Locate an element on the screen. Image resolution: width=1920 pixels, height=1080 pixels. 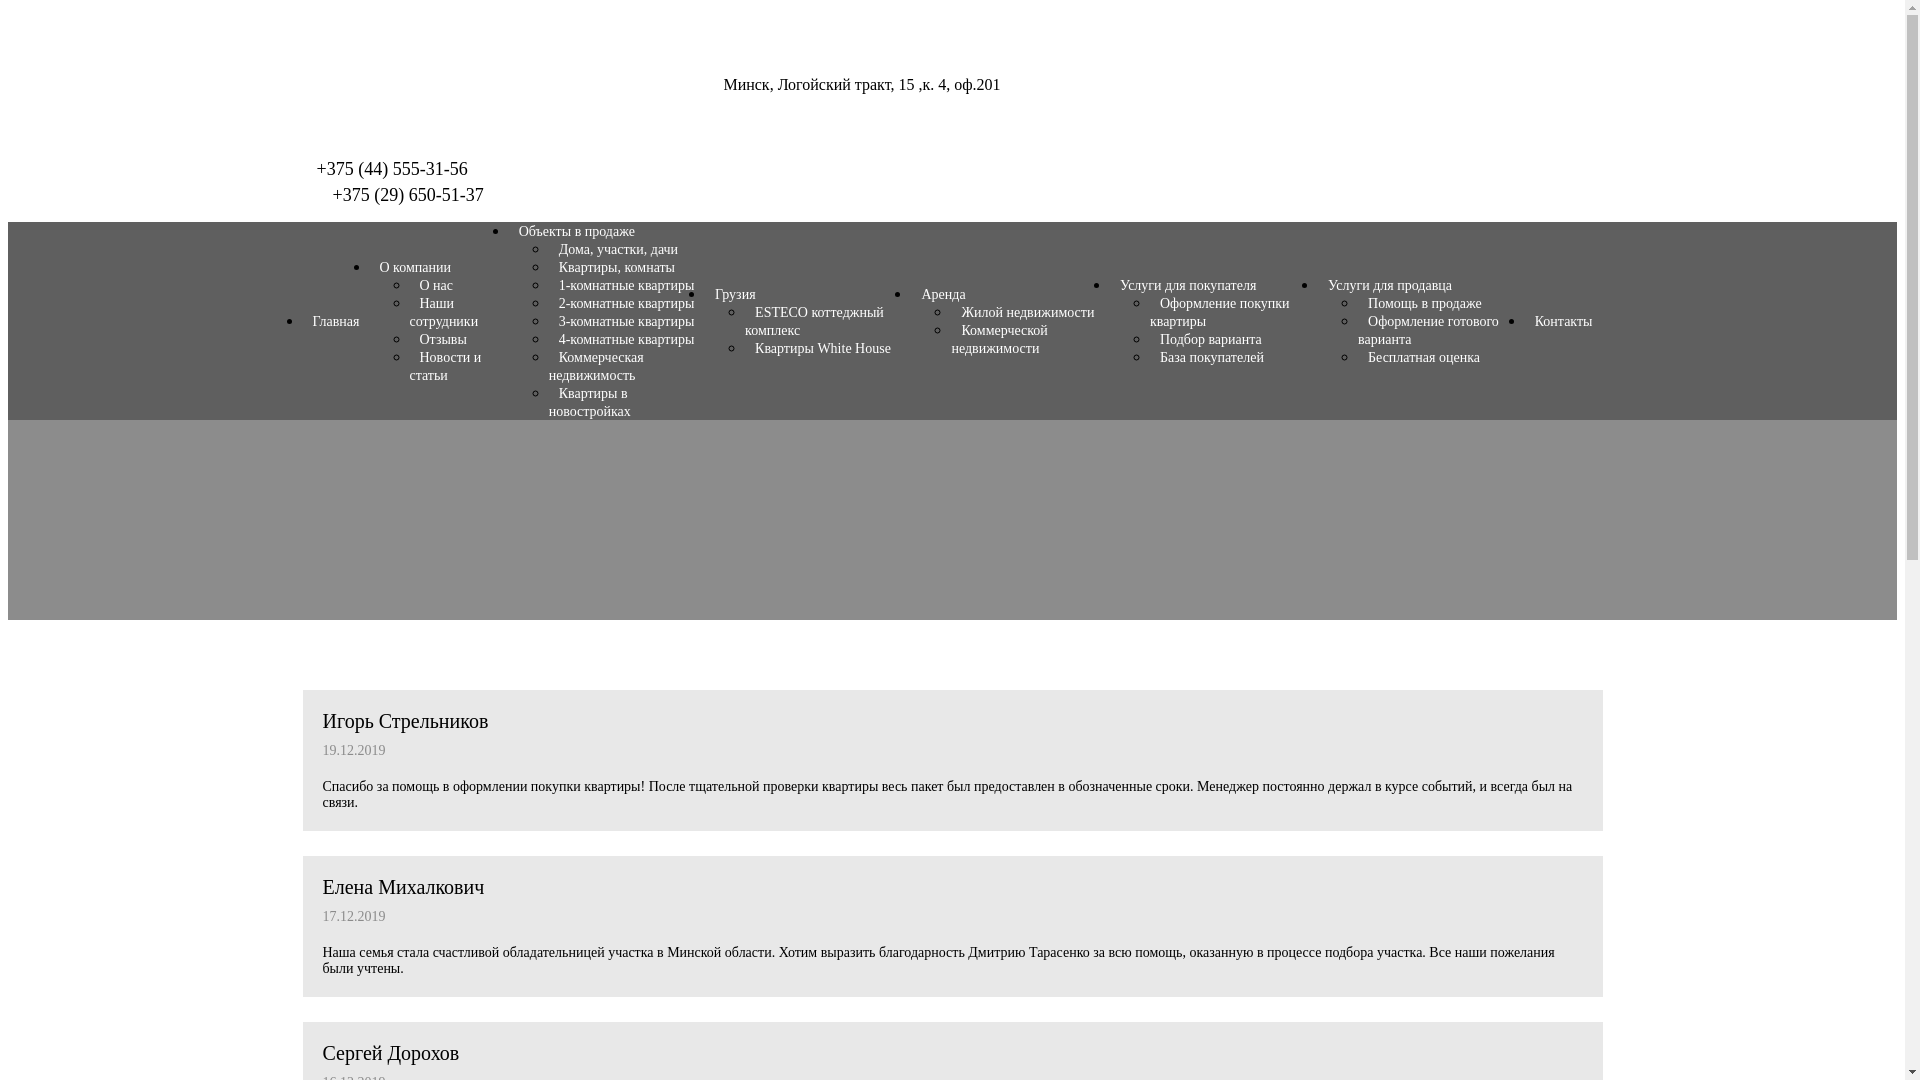
'+375 (44) 555-31-56' is located at coordinates (391, 167).